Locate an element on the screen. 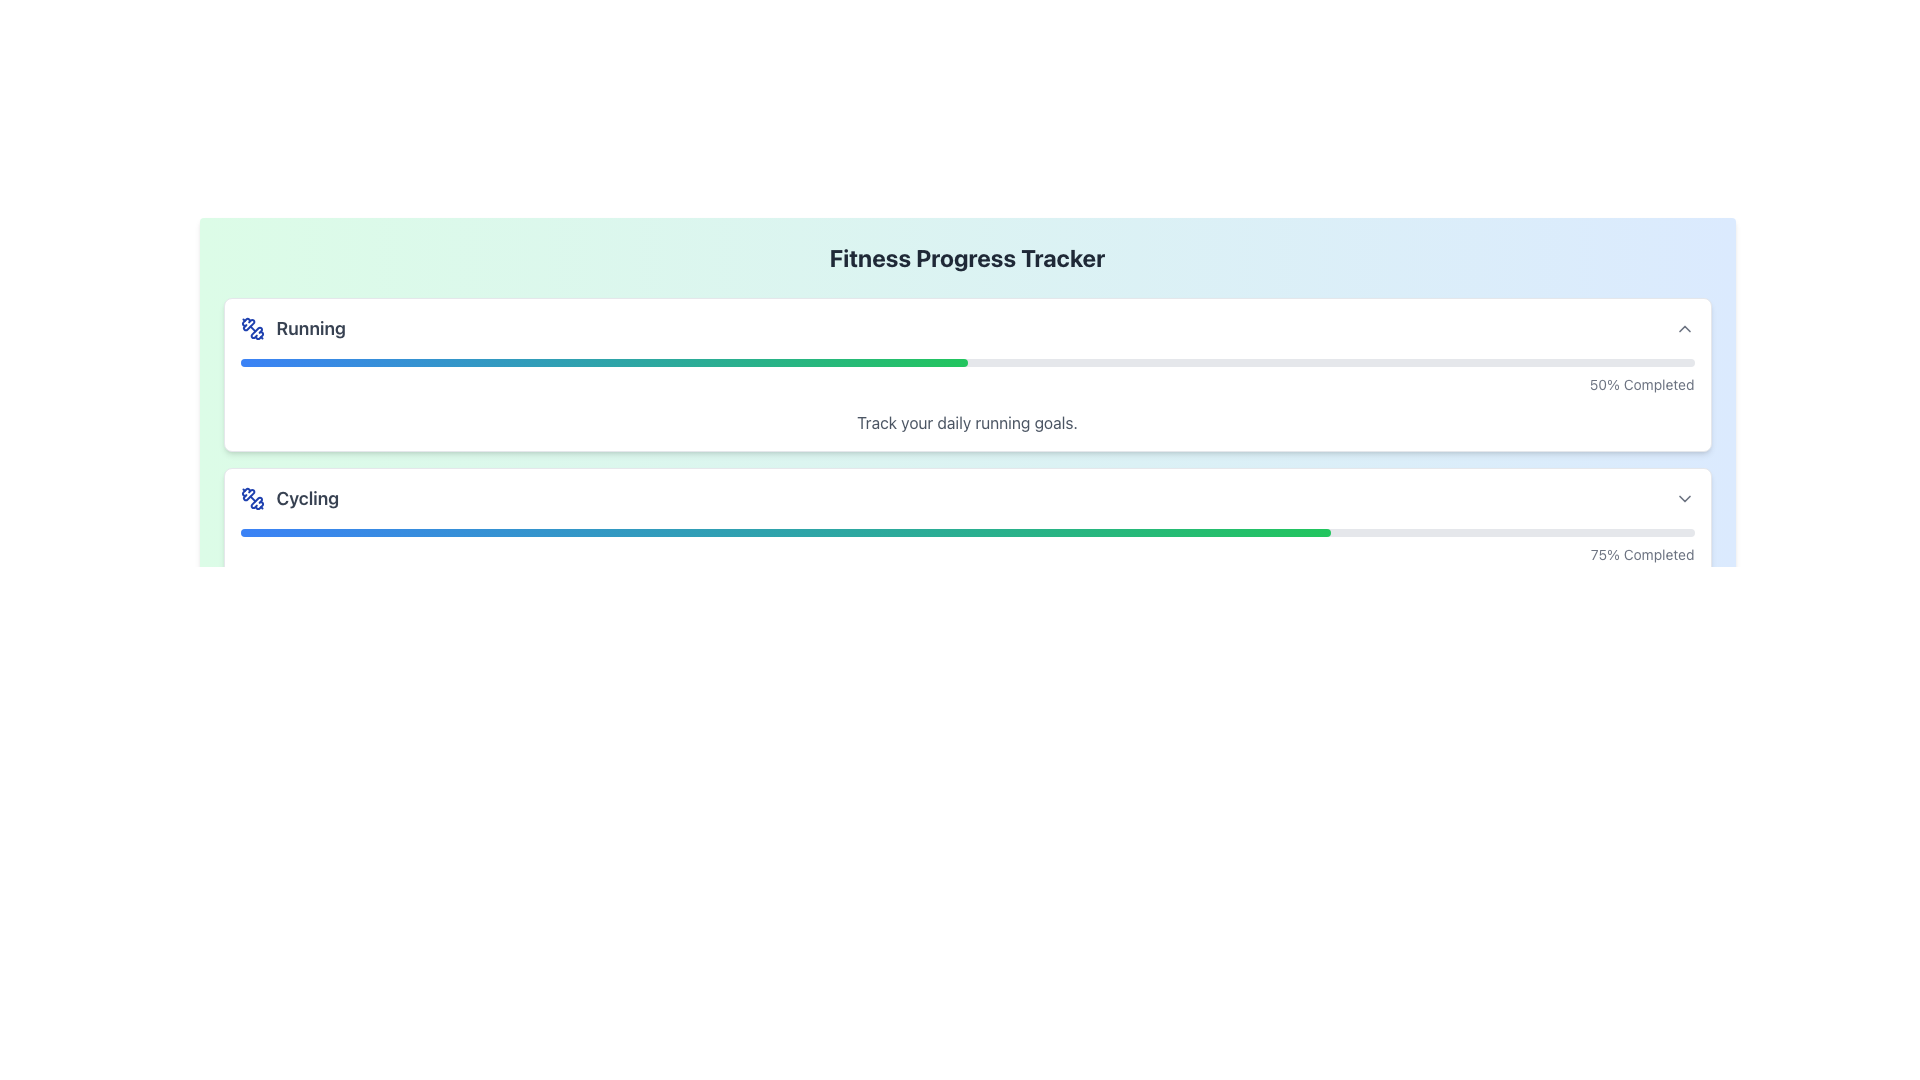 The width and height of the screenshot is (1920, 1080). the progress bar indicating 50% completion status for the 'Running' activity located in the top progress tracking bar is located at coordinates (603, 362).